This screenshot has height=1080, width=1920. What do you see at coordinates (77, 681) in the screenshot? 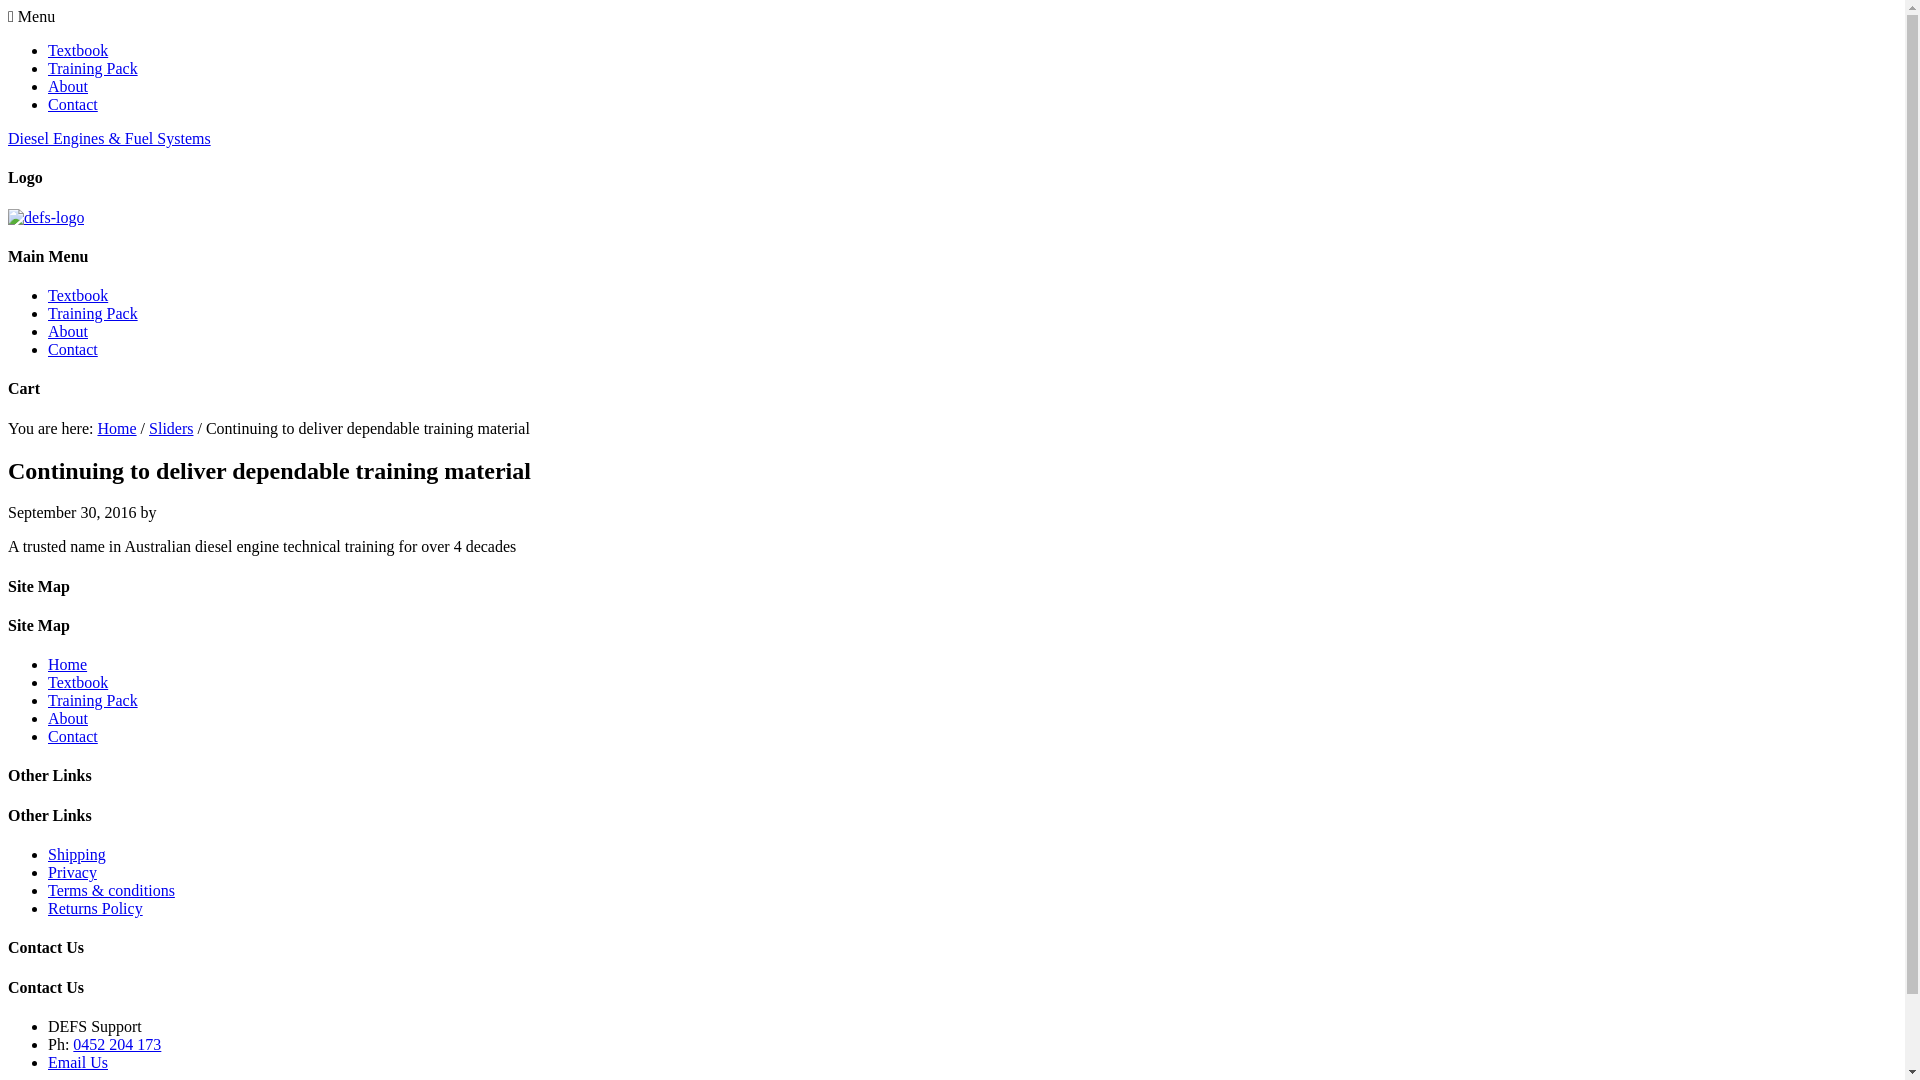
I see `'Textbook'` at bounding box center [77, 681].